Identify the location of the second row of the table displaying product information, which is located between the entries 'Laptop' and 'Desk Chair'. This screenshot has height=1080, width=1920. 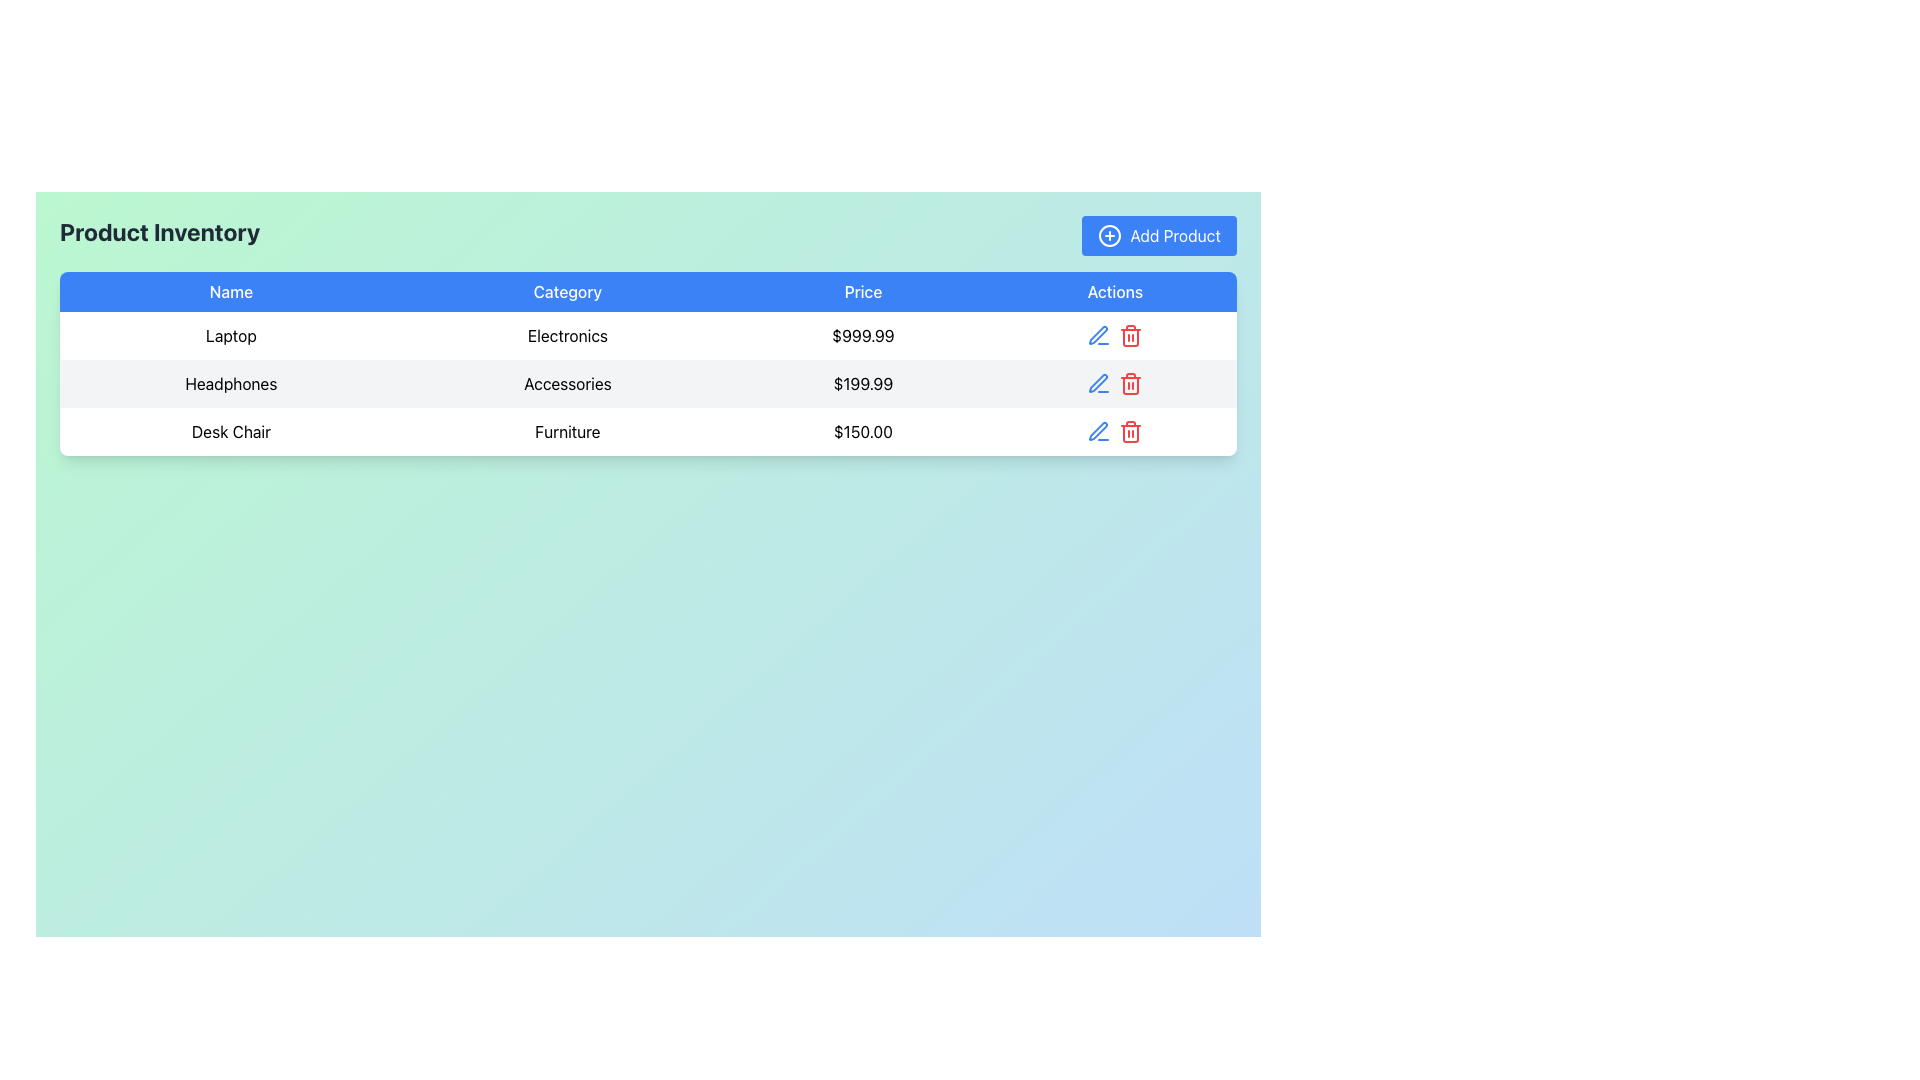
(648, 384).